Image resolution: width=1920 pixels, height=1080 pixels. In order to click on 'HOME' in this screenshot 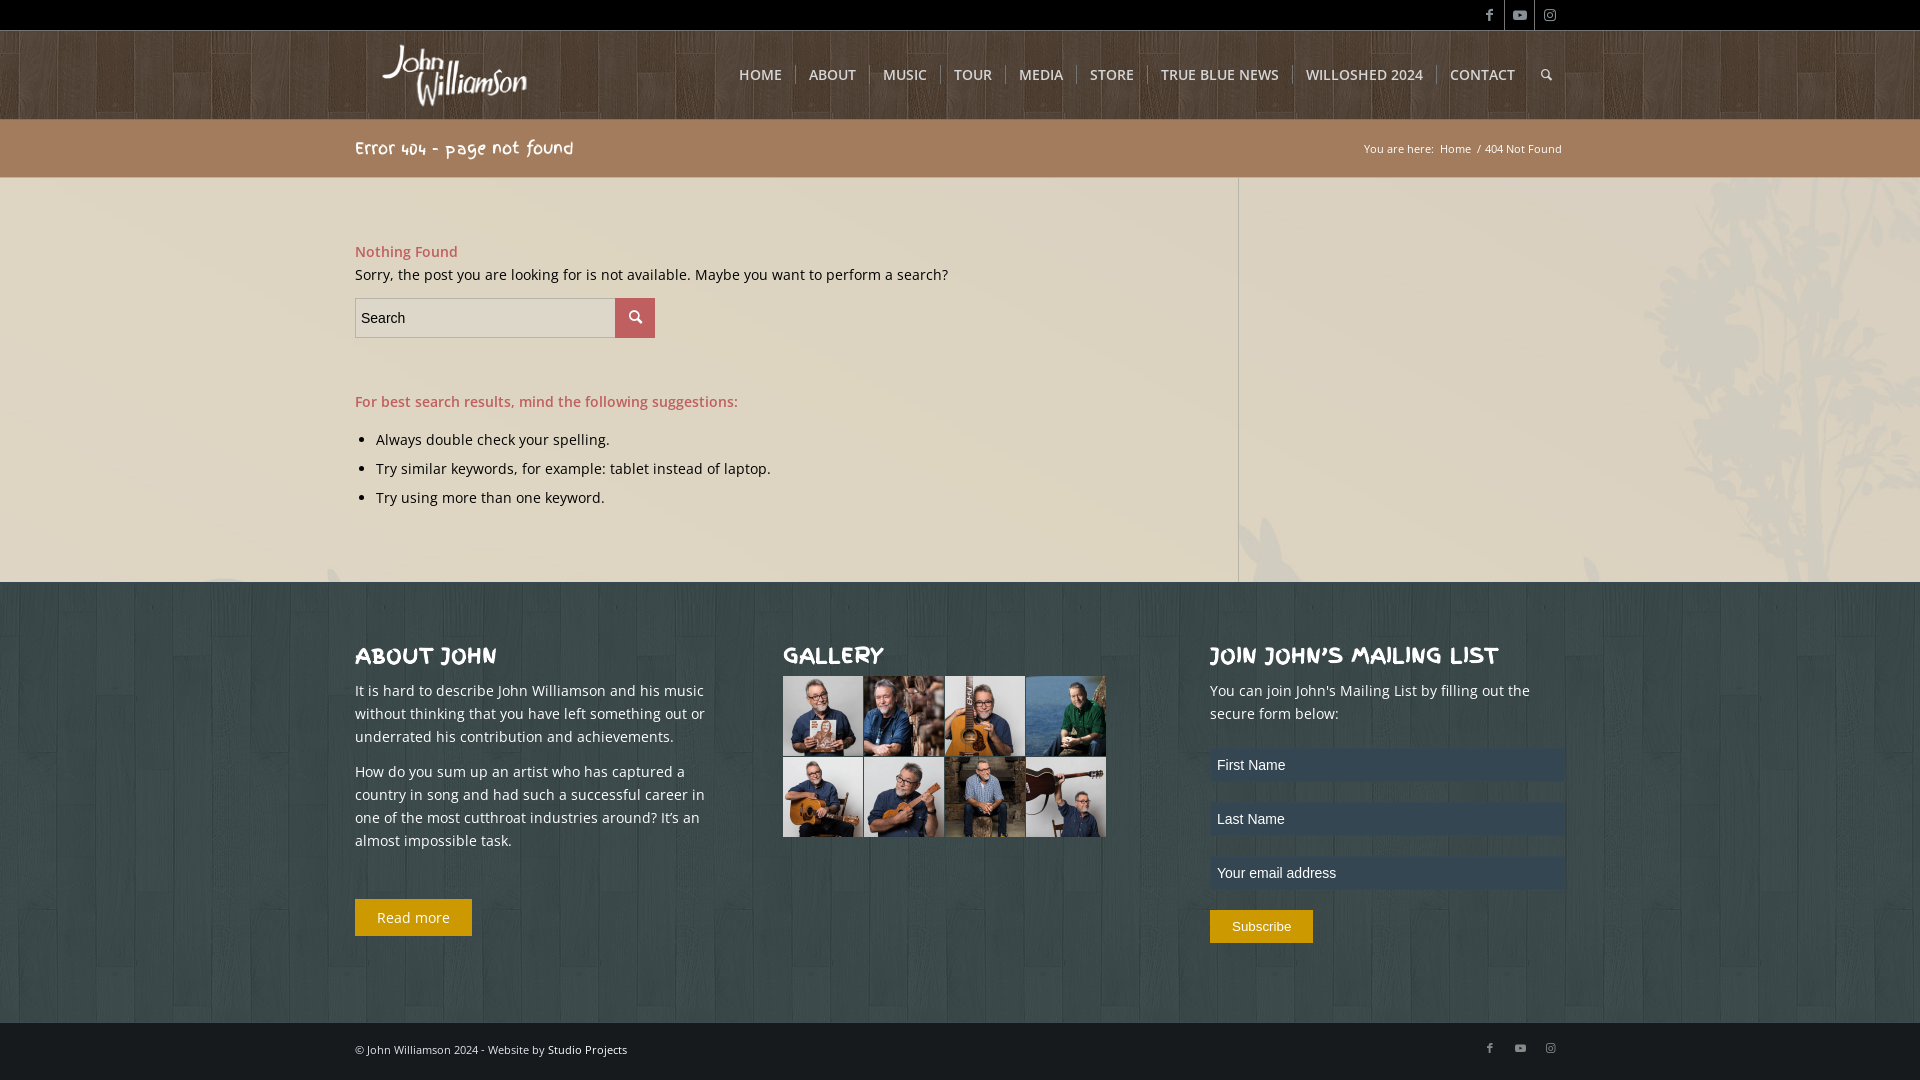, I will do `click(724, 73)`.